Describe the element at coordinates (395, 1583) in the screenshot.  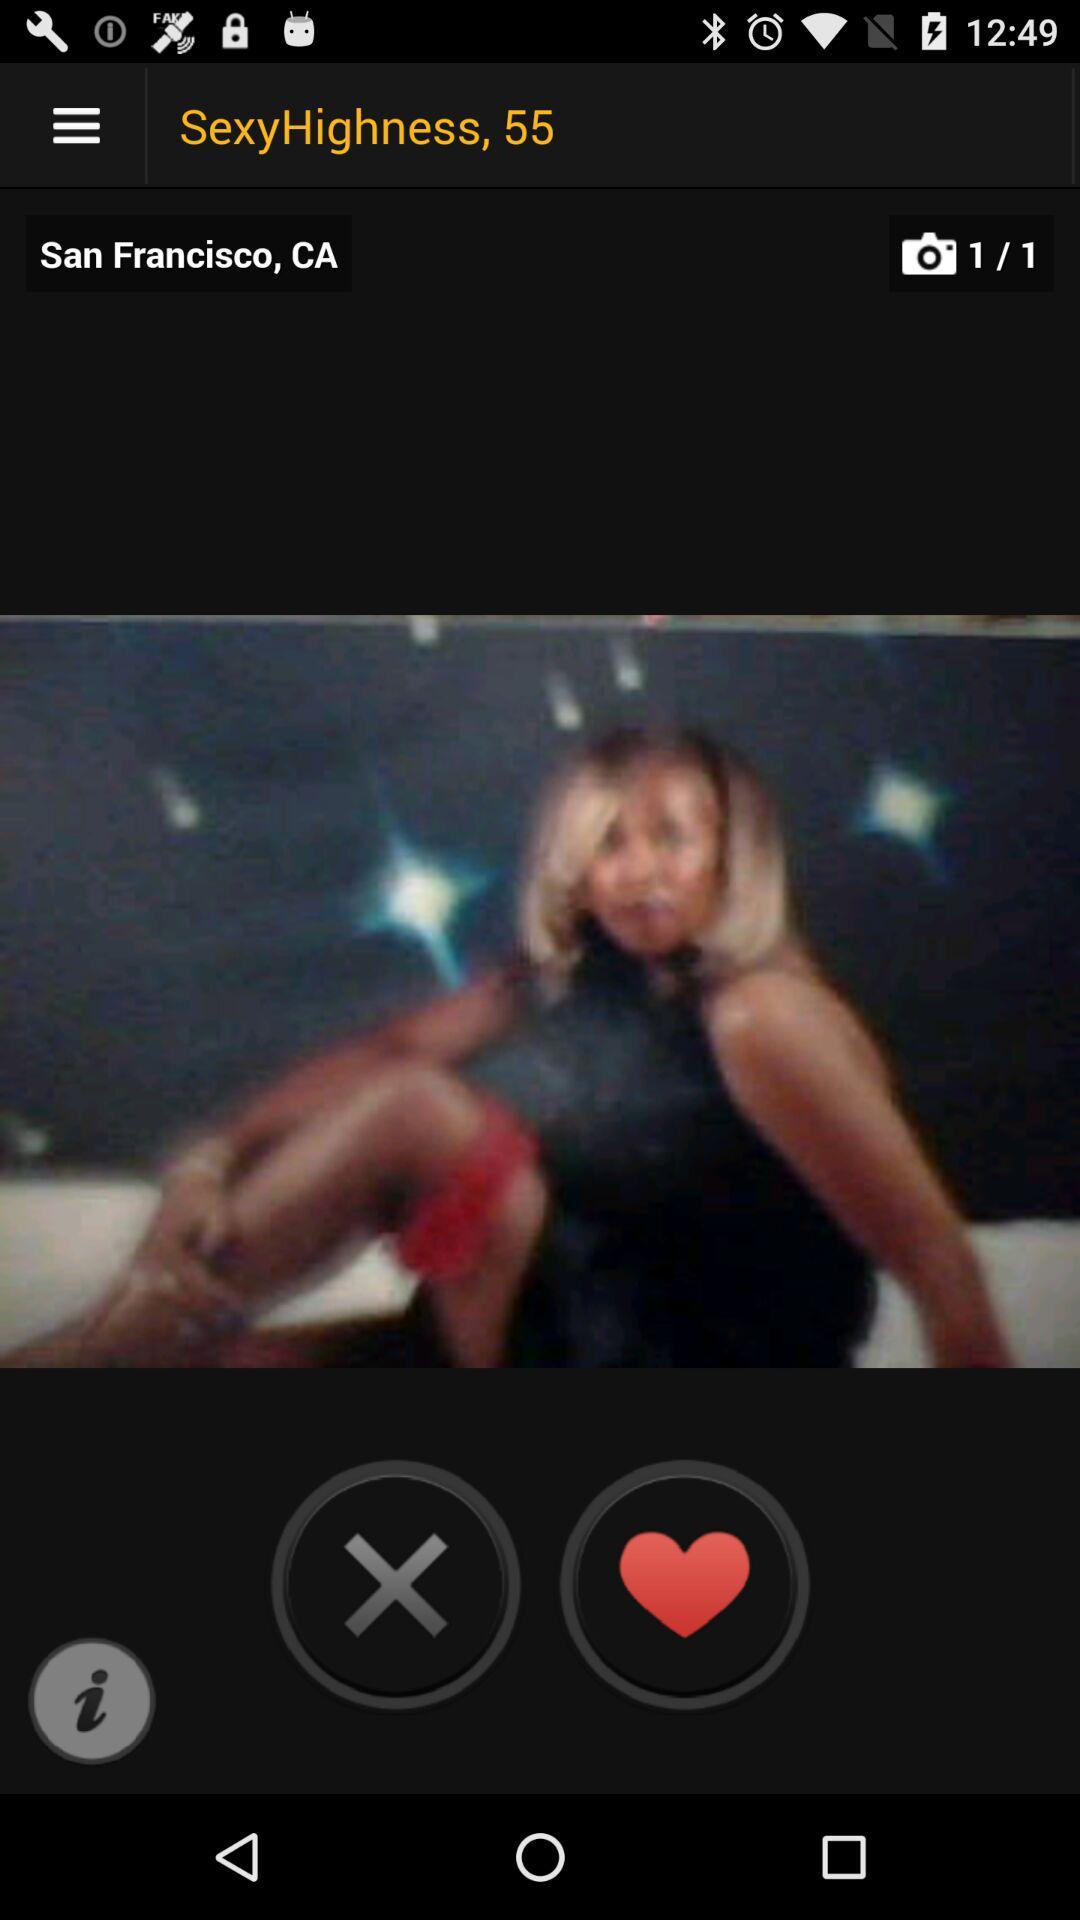
I see `choose to move to the next person` at that location.